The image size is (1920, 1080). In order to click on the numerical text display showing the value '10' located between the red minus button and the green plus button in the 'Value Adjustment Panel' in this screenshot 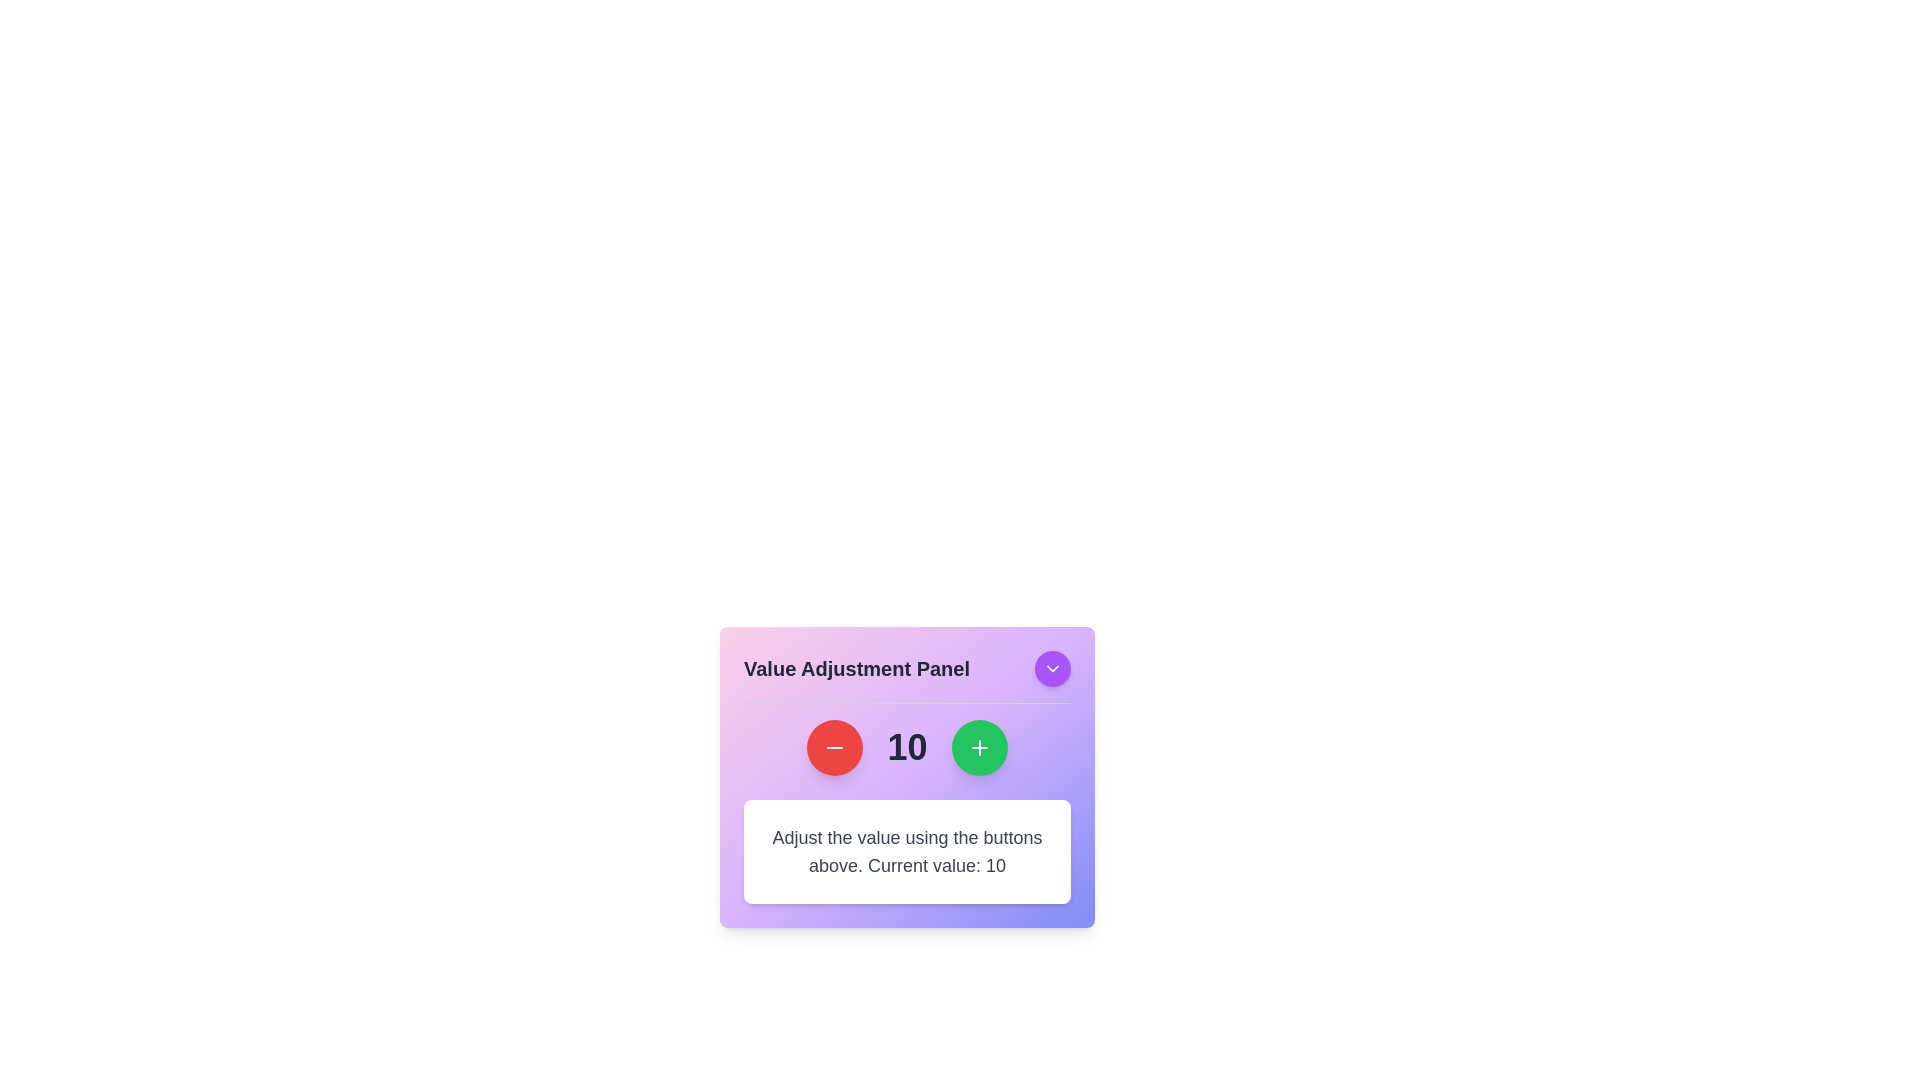, I will do `click(906, 748)`.